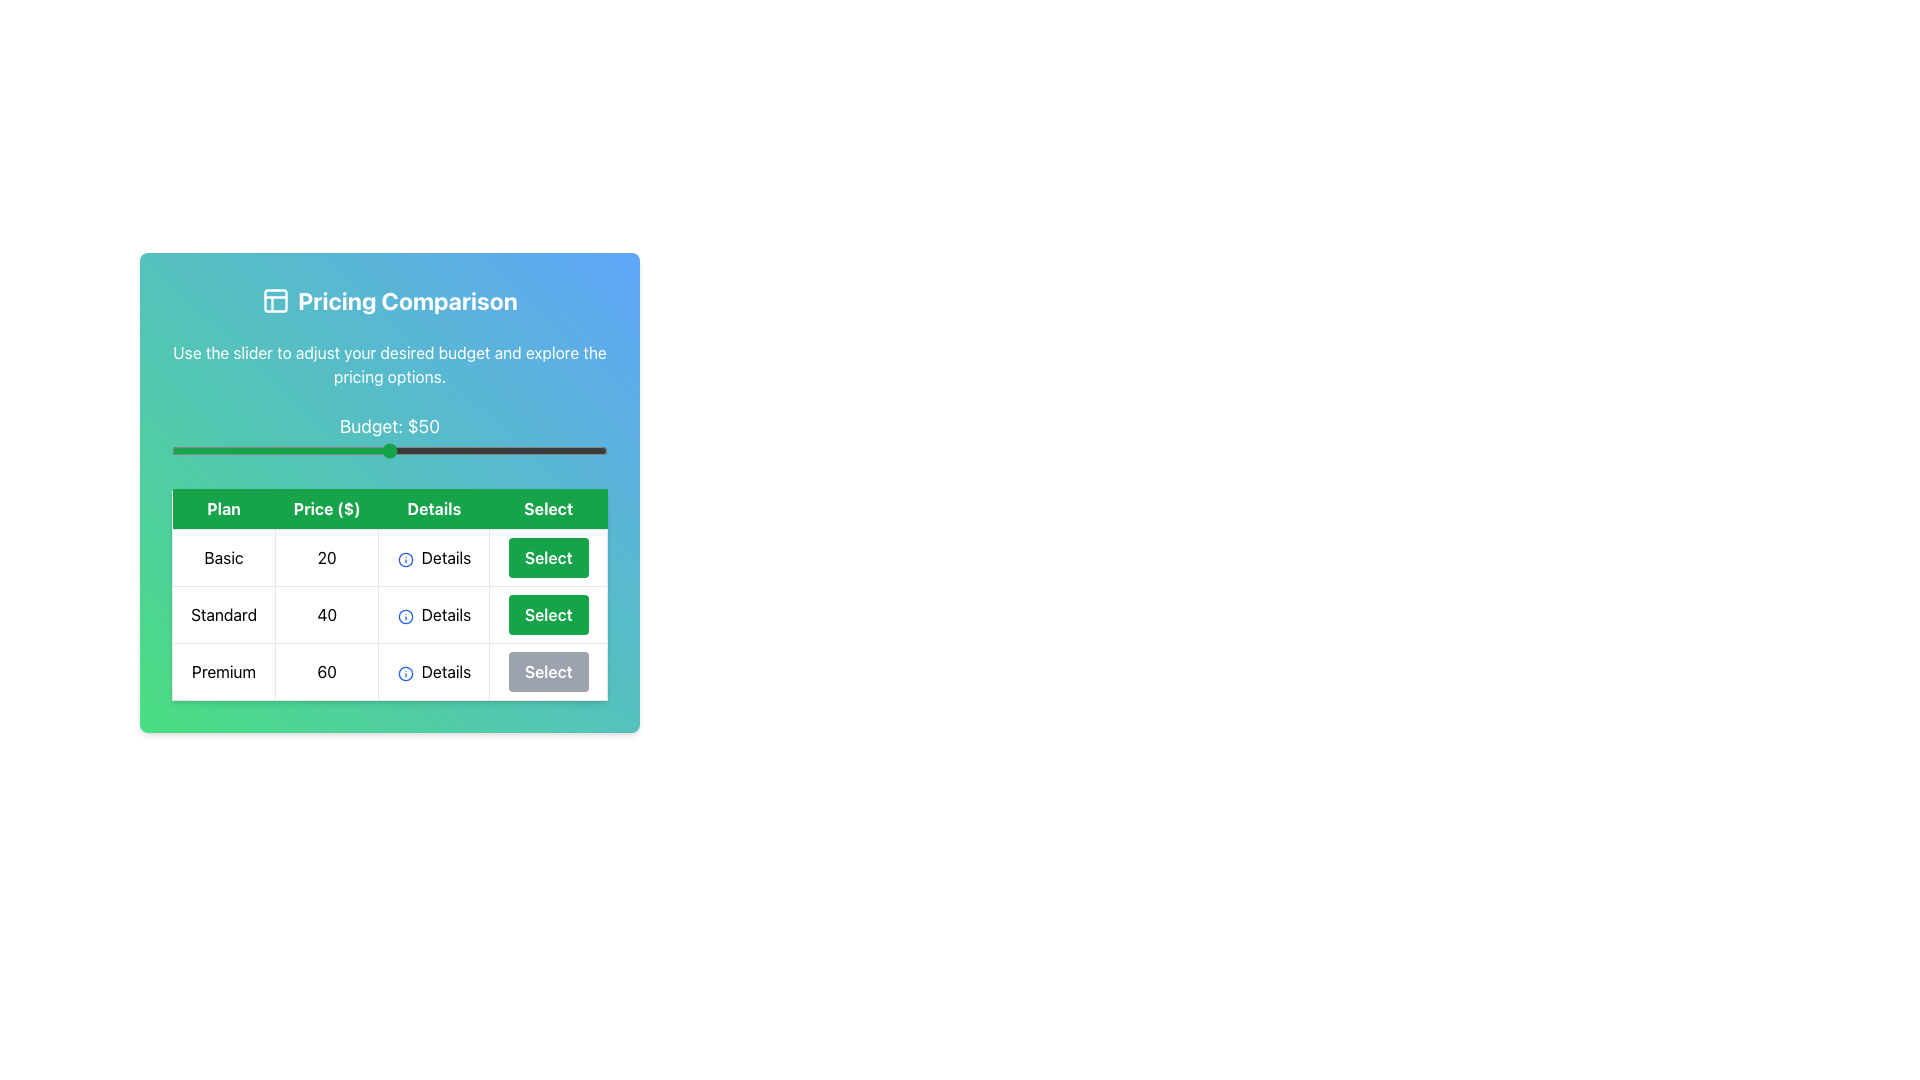 This screenshot has width=1920, height=1080. Describe the element at coordinates (433, 508) in the screenshot. I see `the Table Header Cell labeled 'Details', which is the third column header in the table, displayed with white text on a green background` at that location.